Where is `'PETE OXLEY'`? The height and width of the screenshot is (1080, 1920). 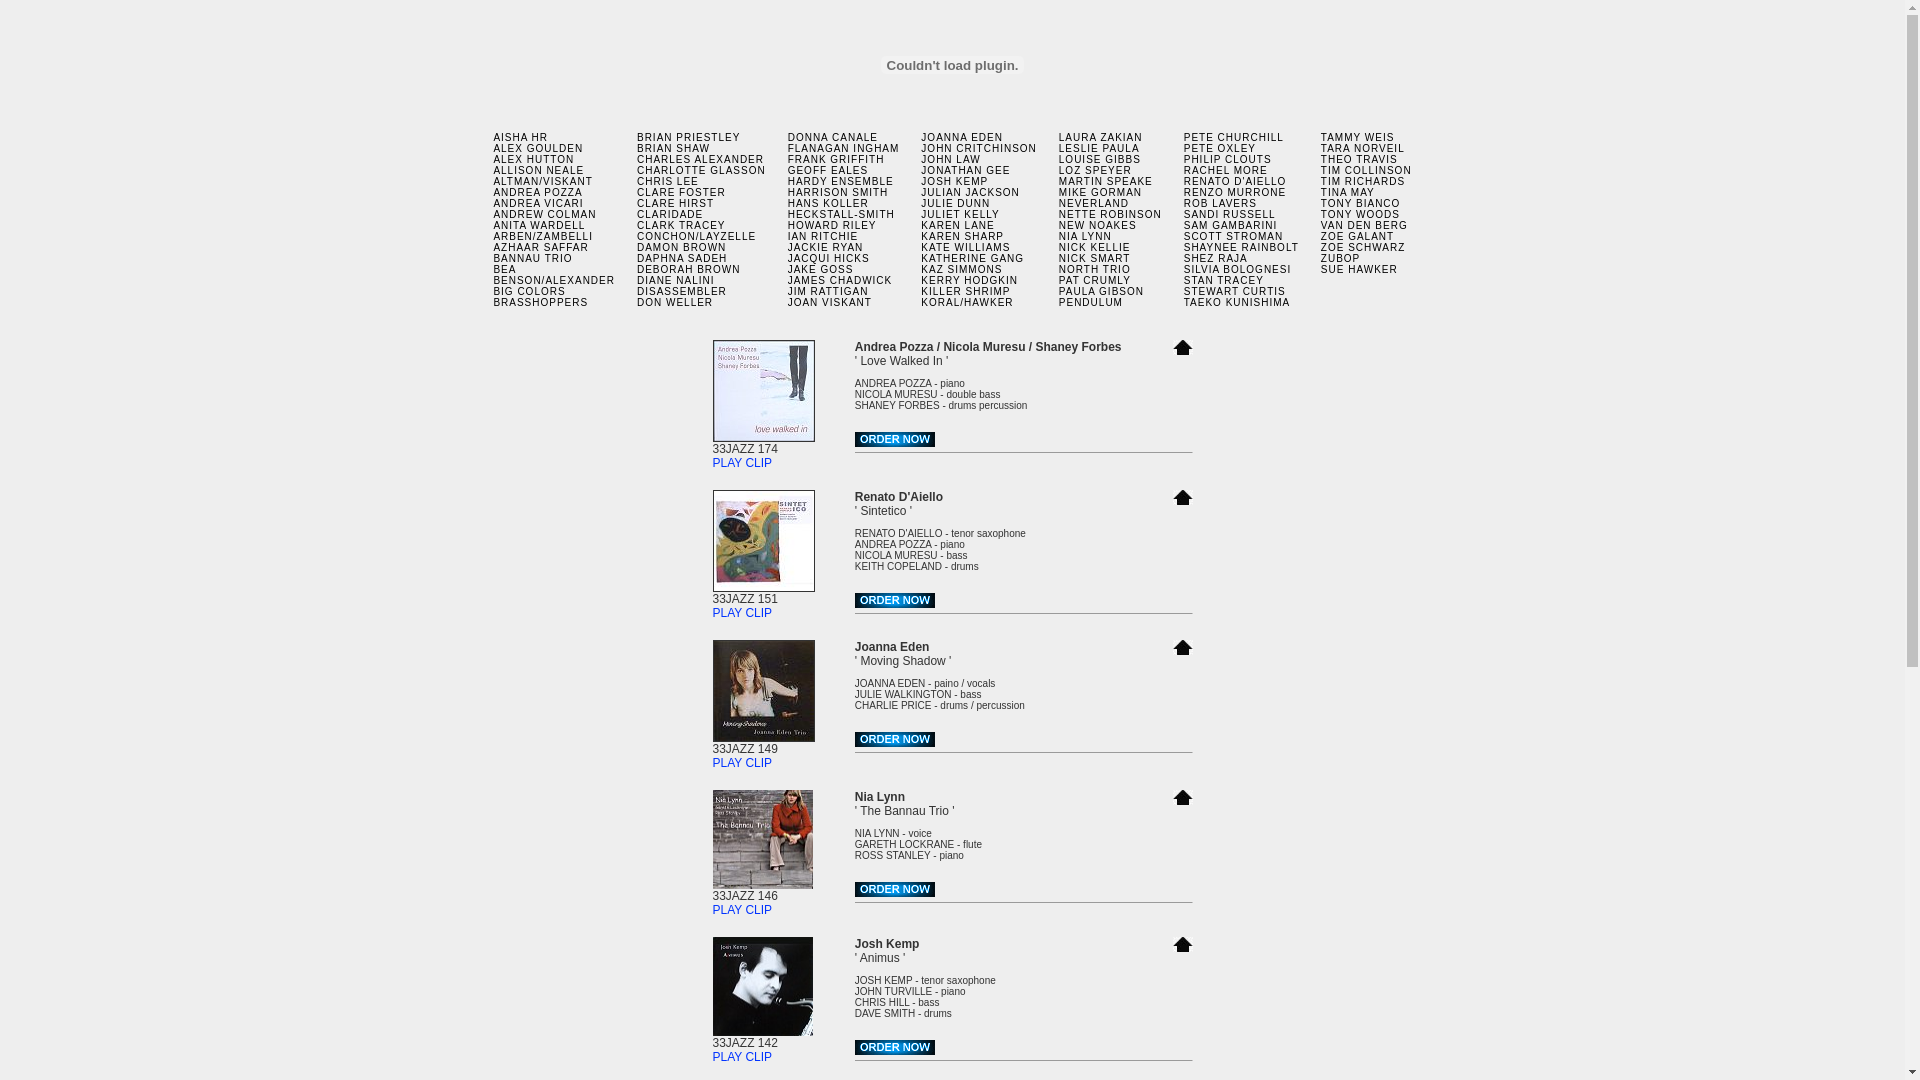
'PETE OXLEY' is located at coordinates (1218, 147).